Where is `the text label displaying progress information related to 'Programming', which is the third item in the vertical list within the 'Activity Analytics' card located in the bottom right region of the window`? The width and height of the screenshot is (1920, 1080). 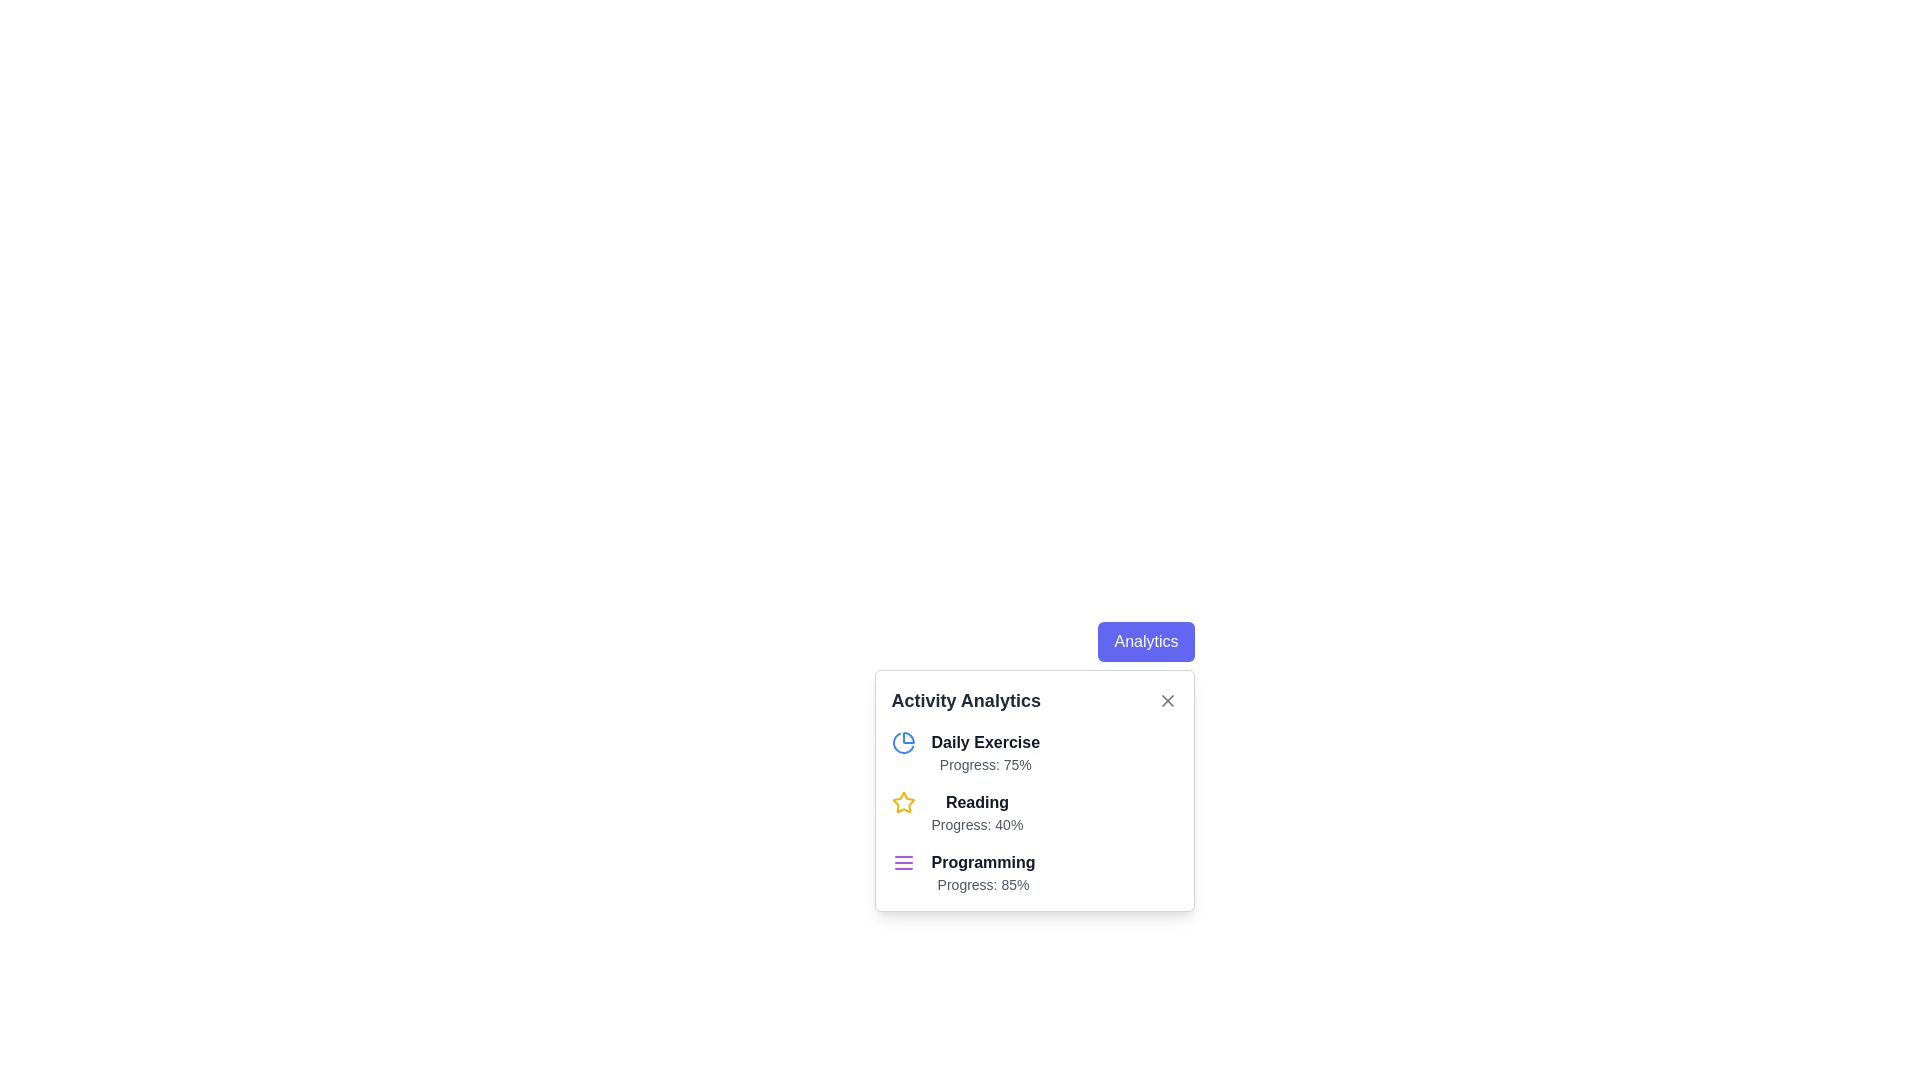 the text label displaying progress information related to 'Programming', which is the third item in the vertical list within the 'Activity Analytics' card located in the bottom right region of the window is located at coordinates (1034, 871).